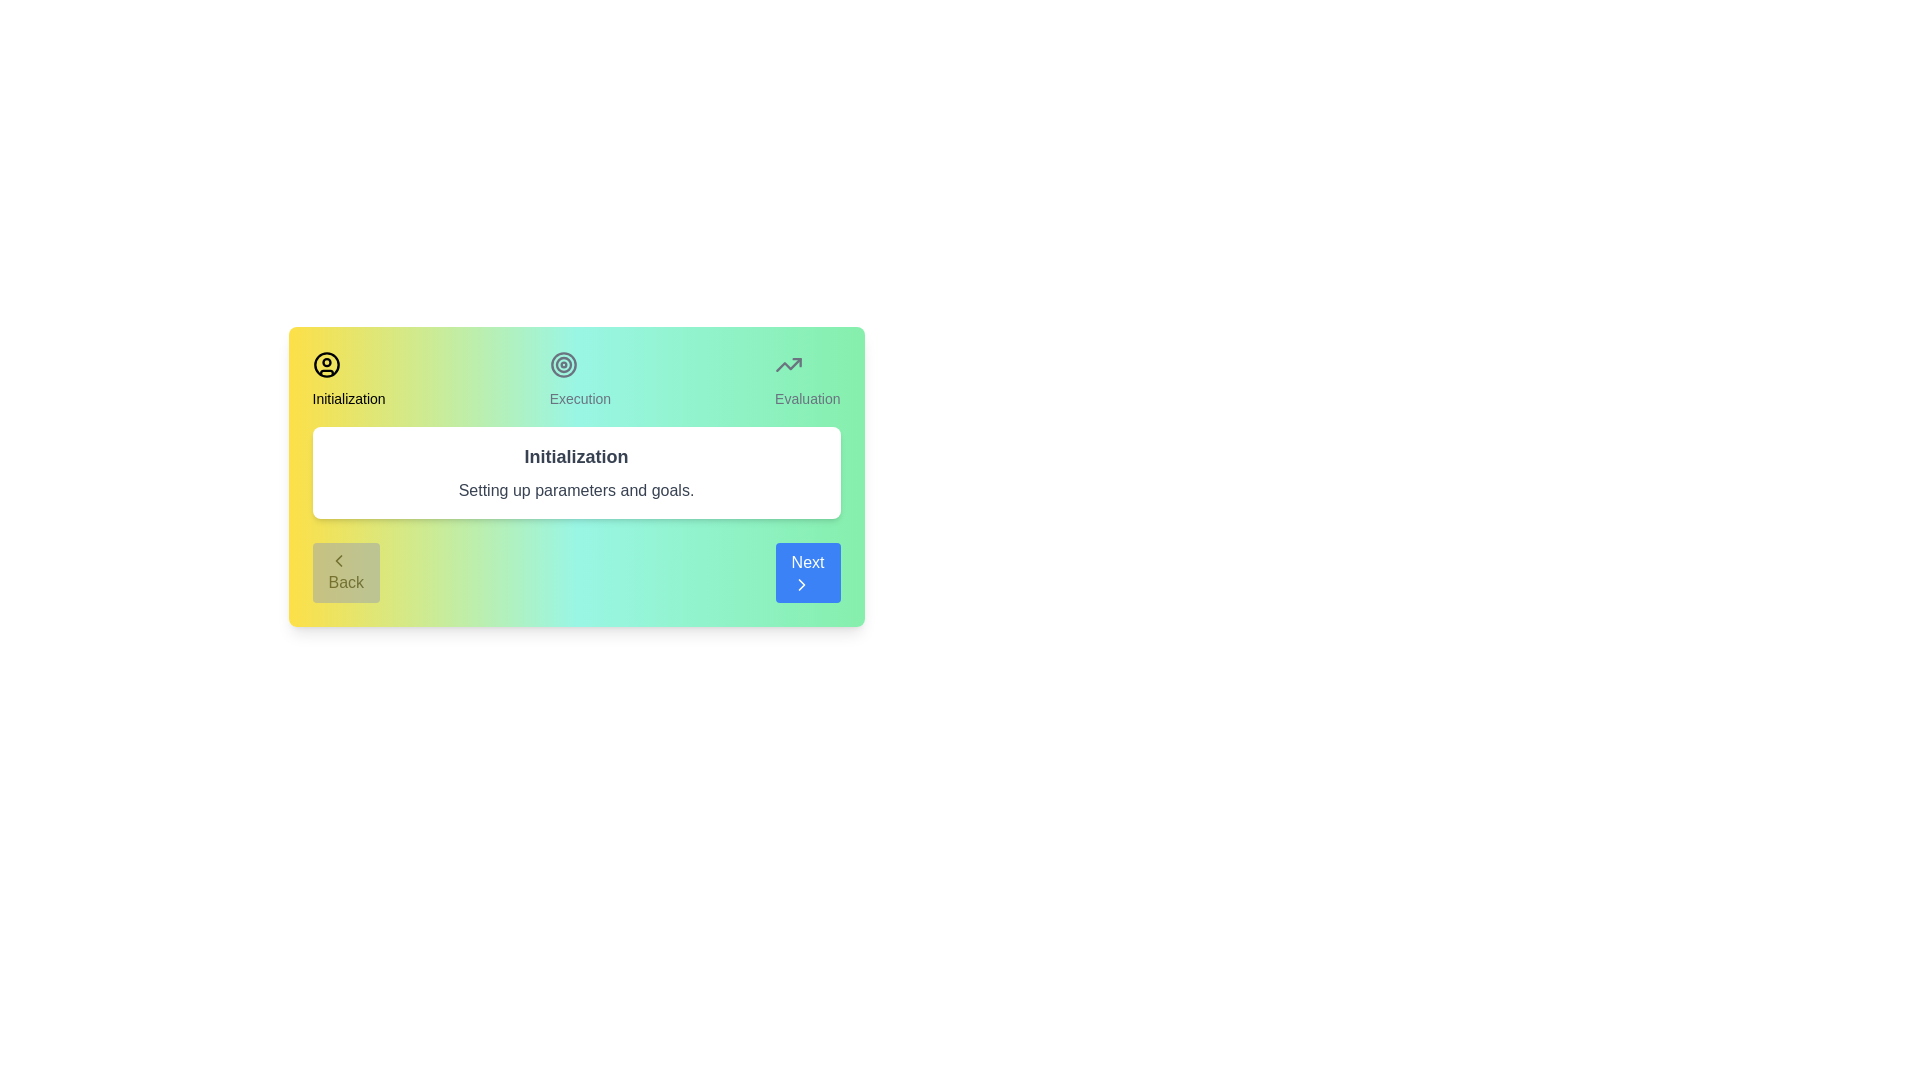  I want to click on the Initialization icon to navigate to the corresponding stage, so click(326, 365).